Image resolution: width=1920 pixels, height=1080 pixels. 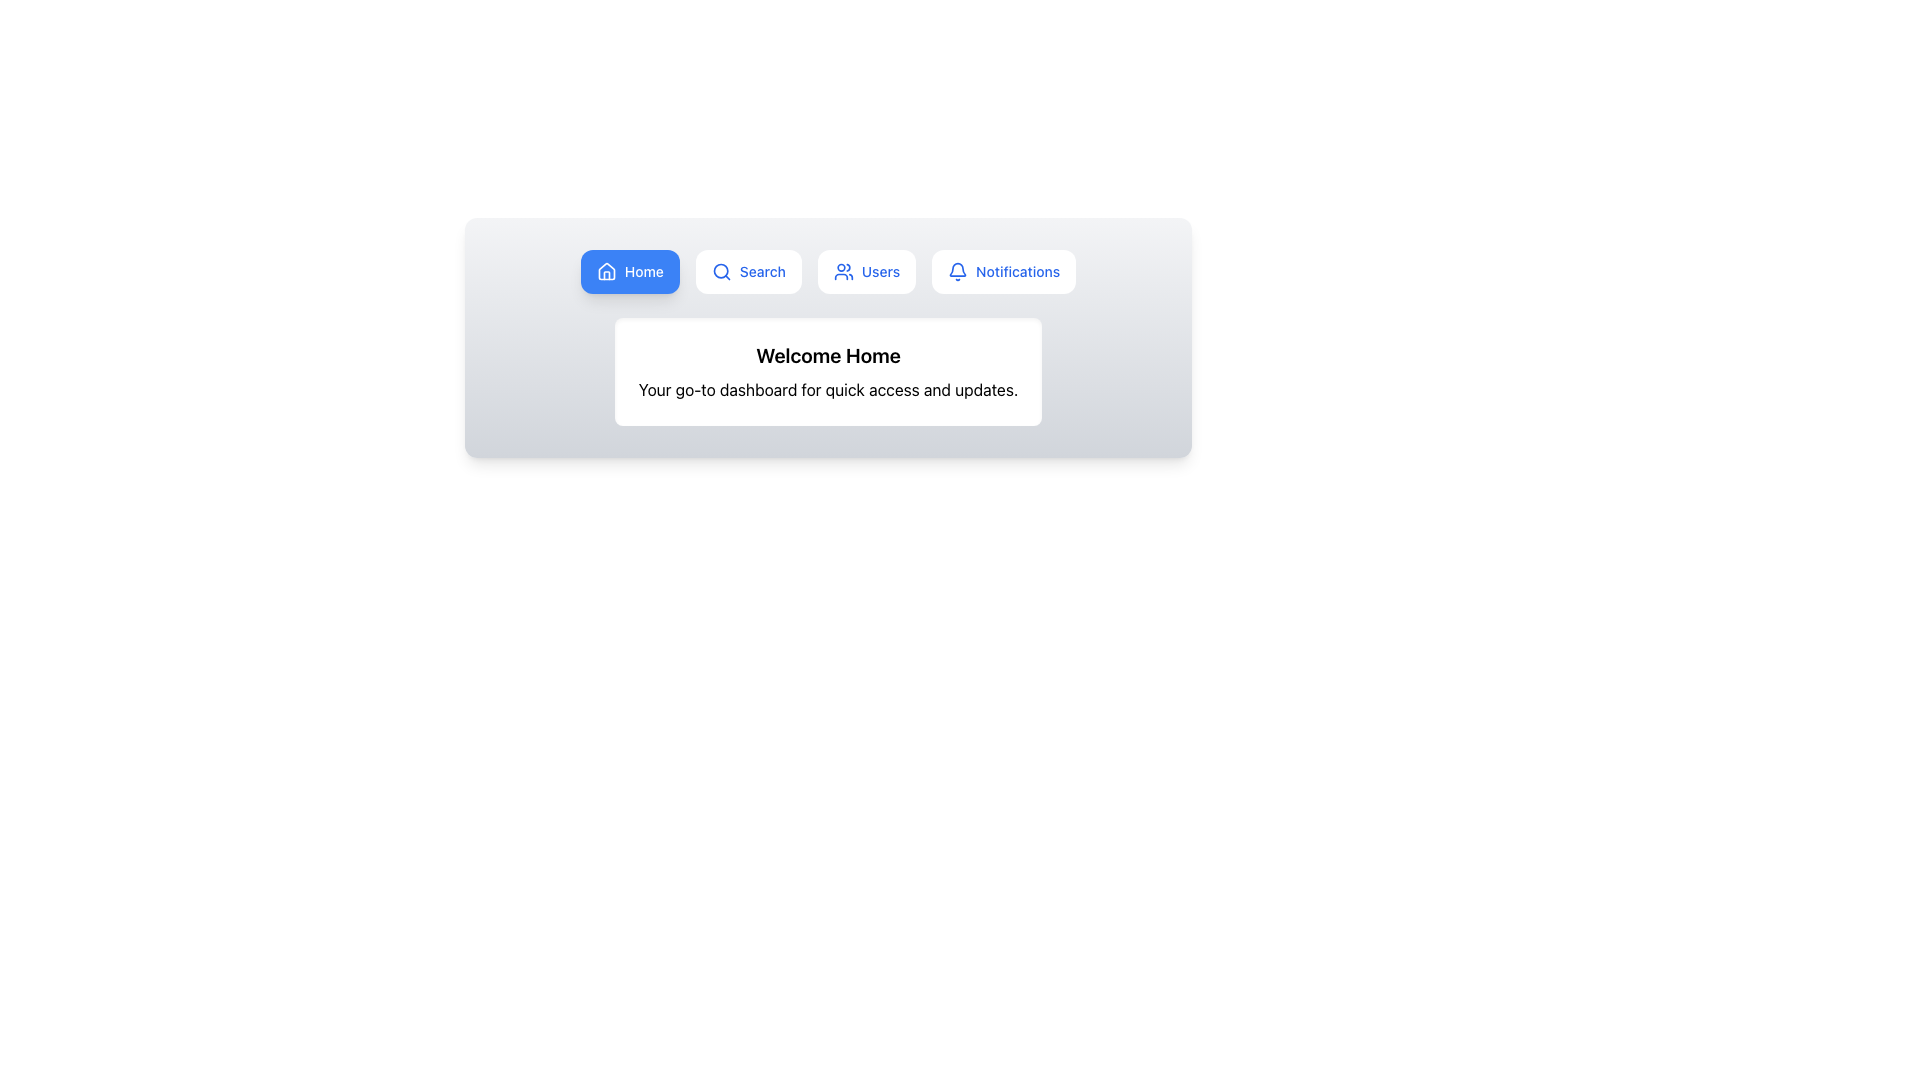 I want to click on the blue outlined icon representing individuals in the navigation menu, located to the left of the 'Users' text label, so click(x=843, y=272).